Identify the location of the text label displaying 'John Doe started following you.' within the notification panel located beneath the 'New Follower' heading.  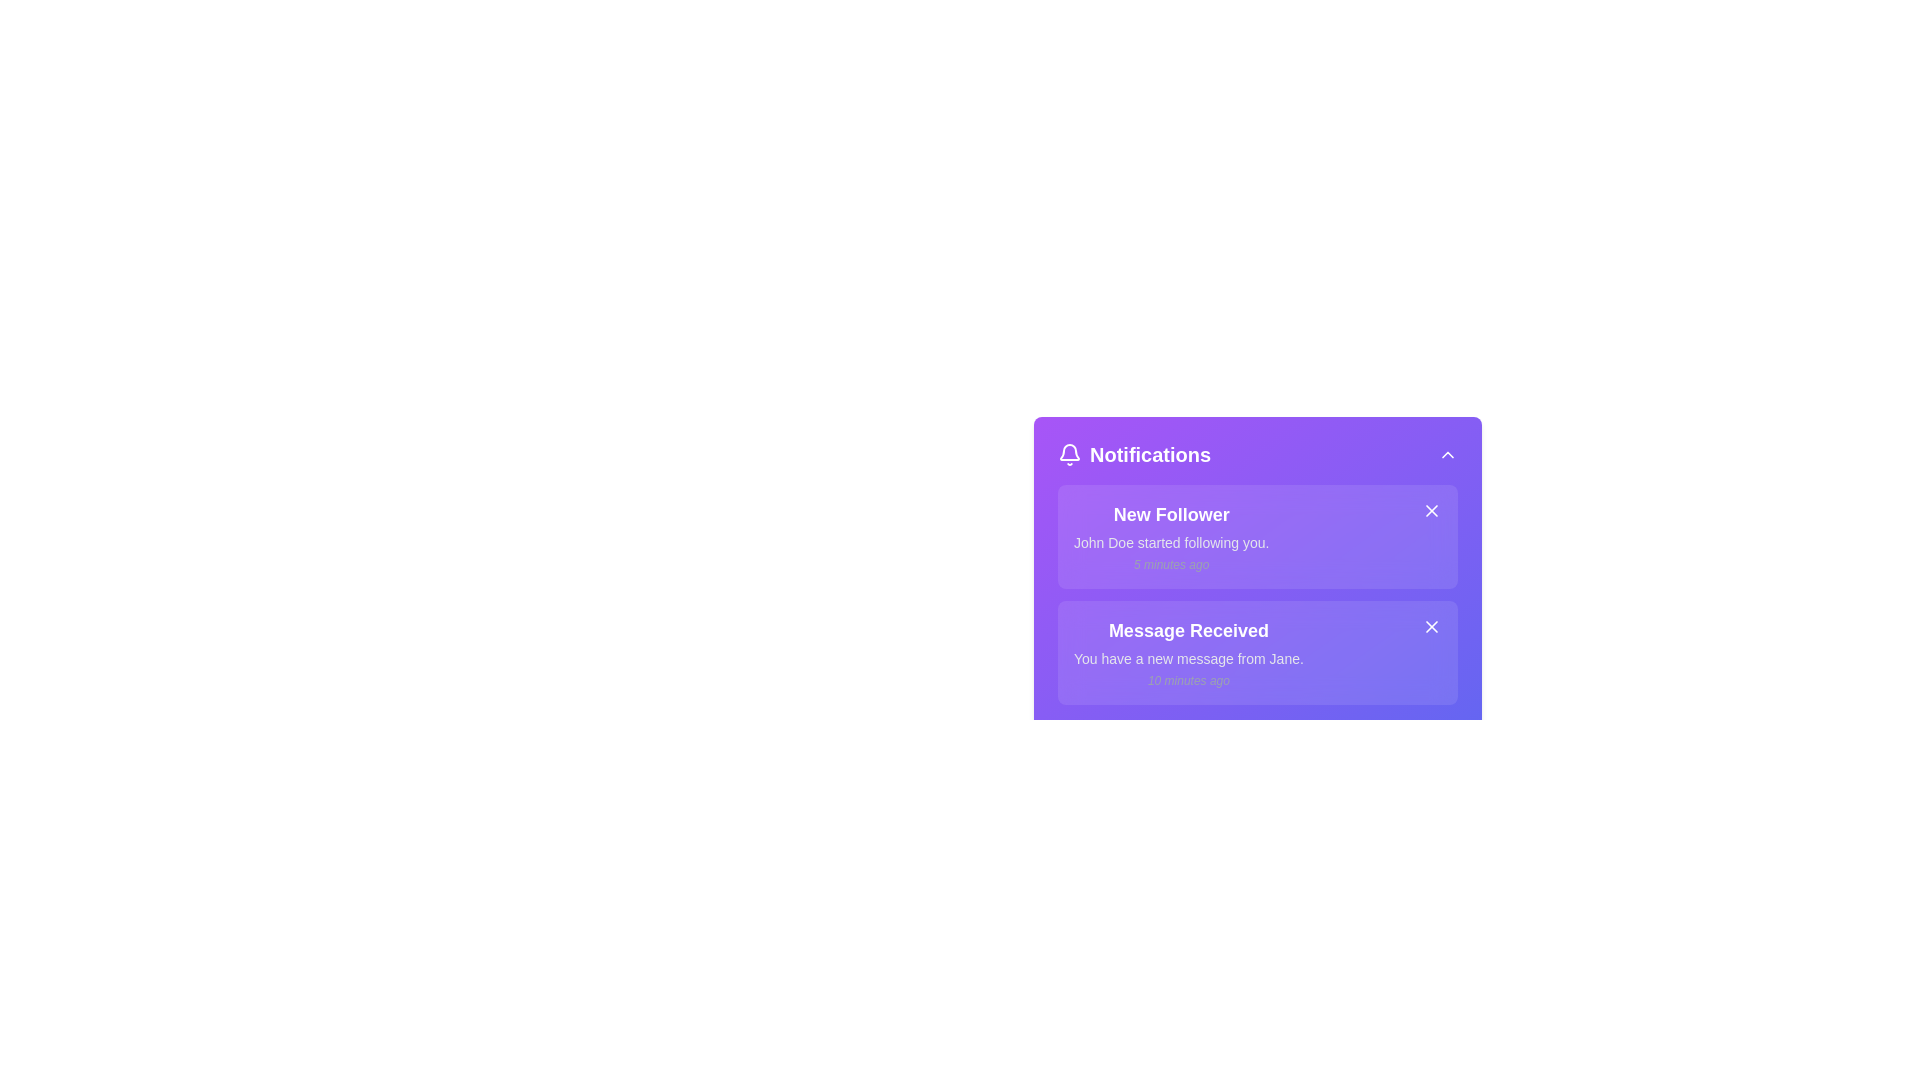
(1171, 543).